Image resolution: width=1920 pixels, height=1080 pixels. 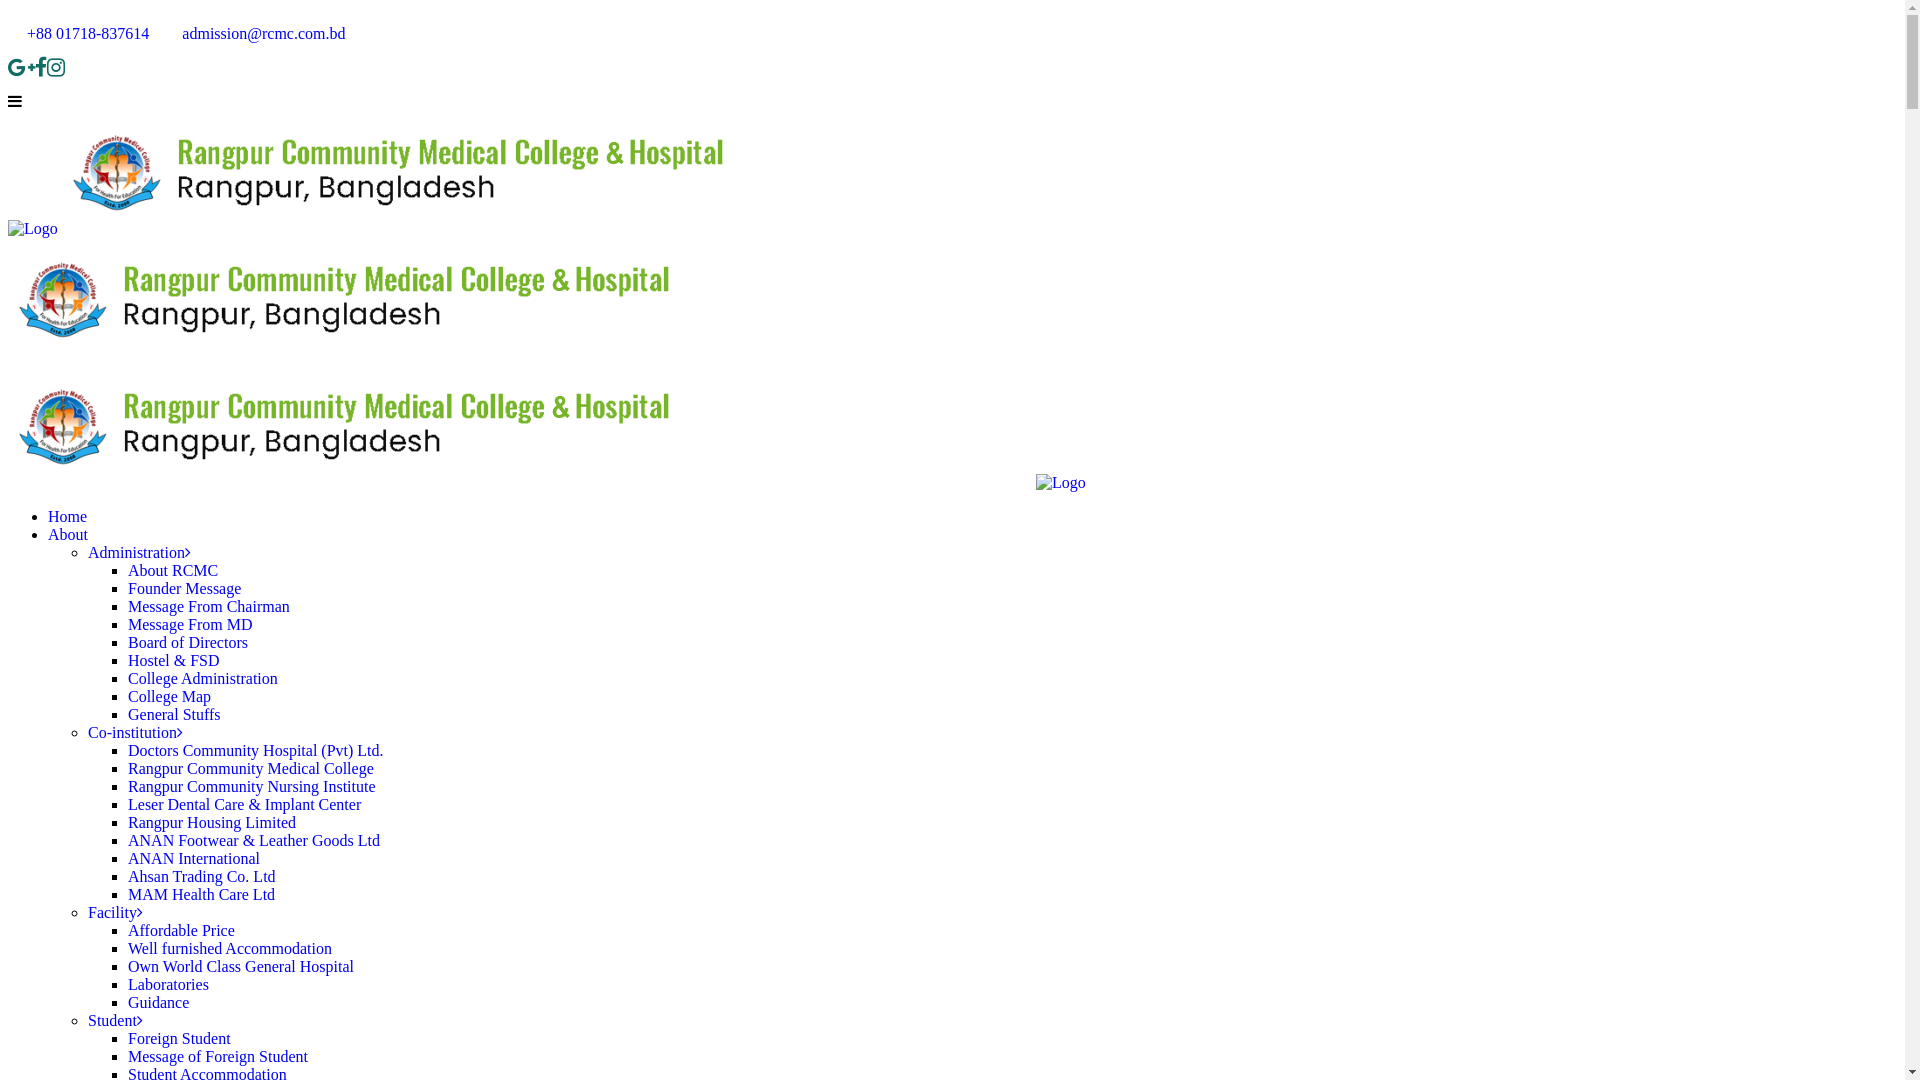 What do you see at coordinates (114, 1020) in the screenshot?
I see `'Student'` at bounding box center [114, 1020].